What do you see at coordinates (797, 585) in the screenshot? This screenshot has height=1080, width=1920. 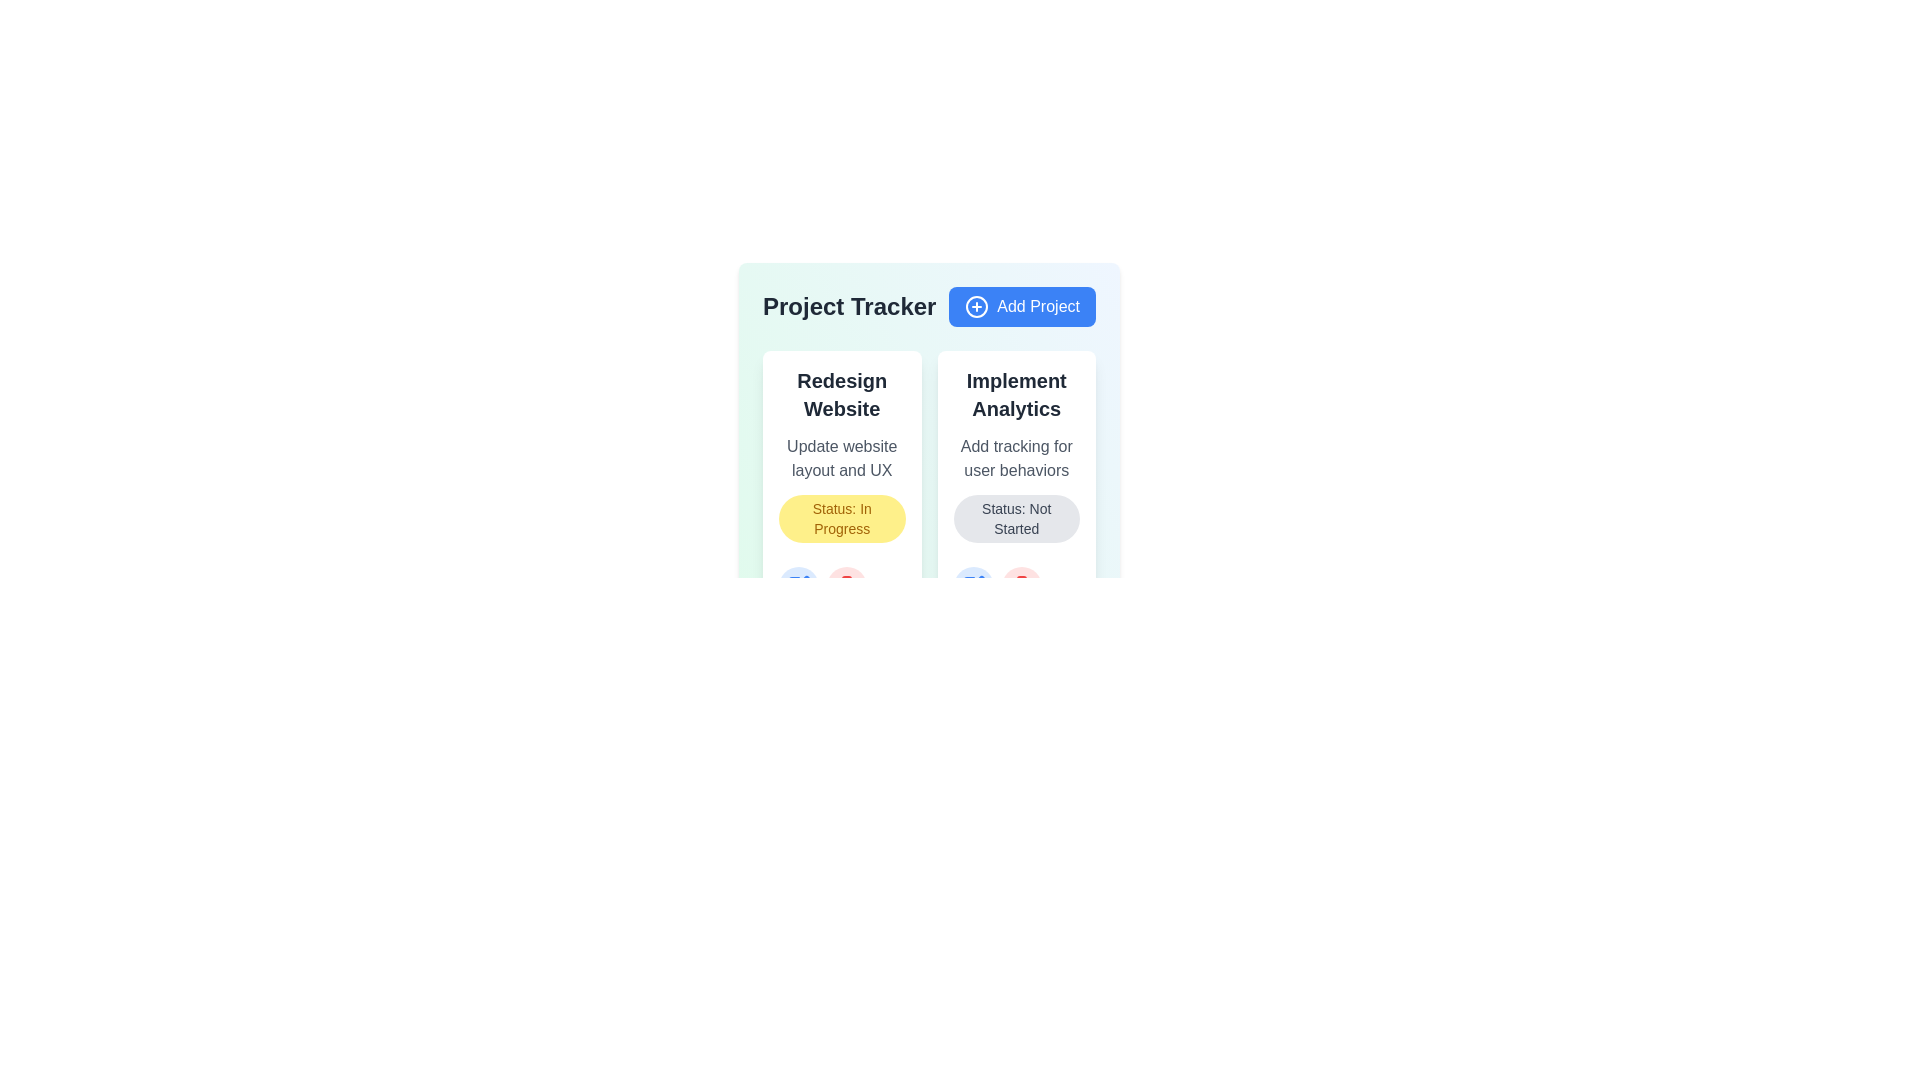 I see `edit button for the project titled 'Redesign Website'` at bounding box center [797, 585].